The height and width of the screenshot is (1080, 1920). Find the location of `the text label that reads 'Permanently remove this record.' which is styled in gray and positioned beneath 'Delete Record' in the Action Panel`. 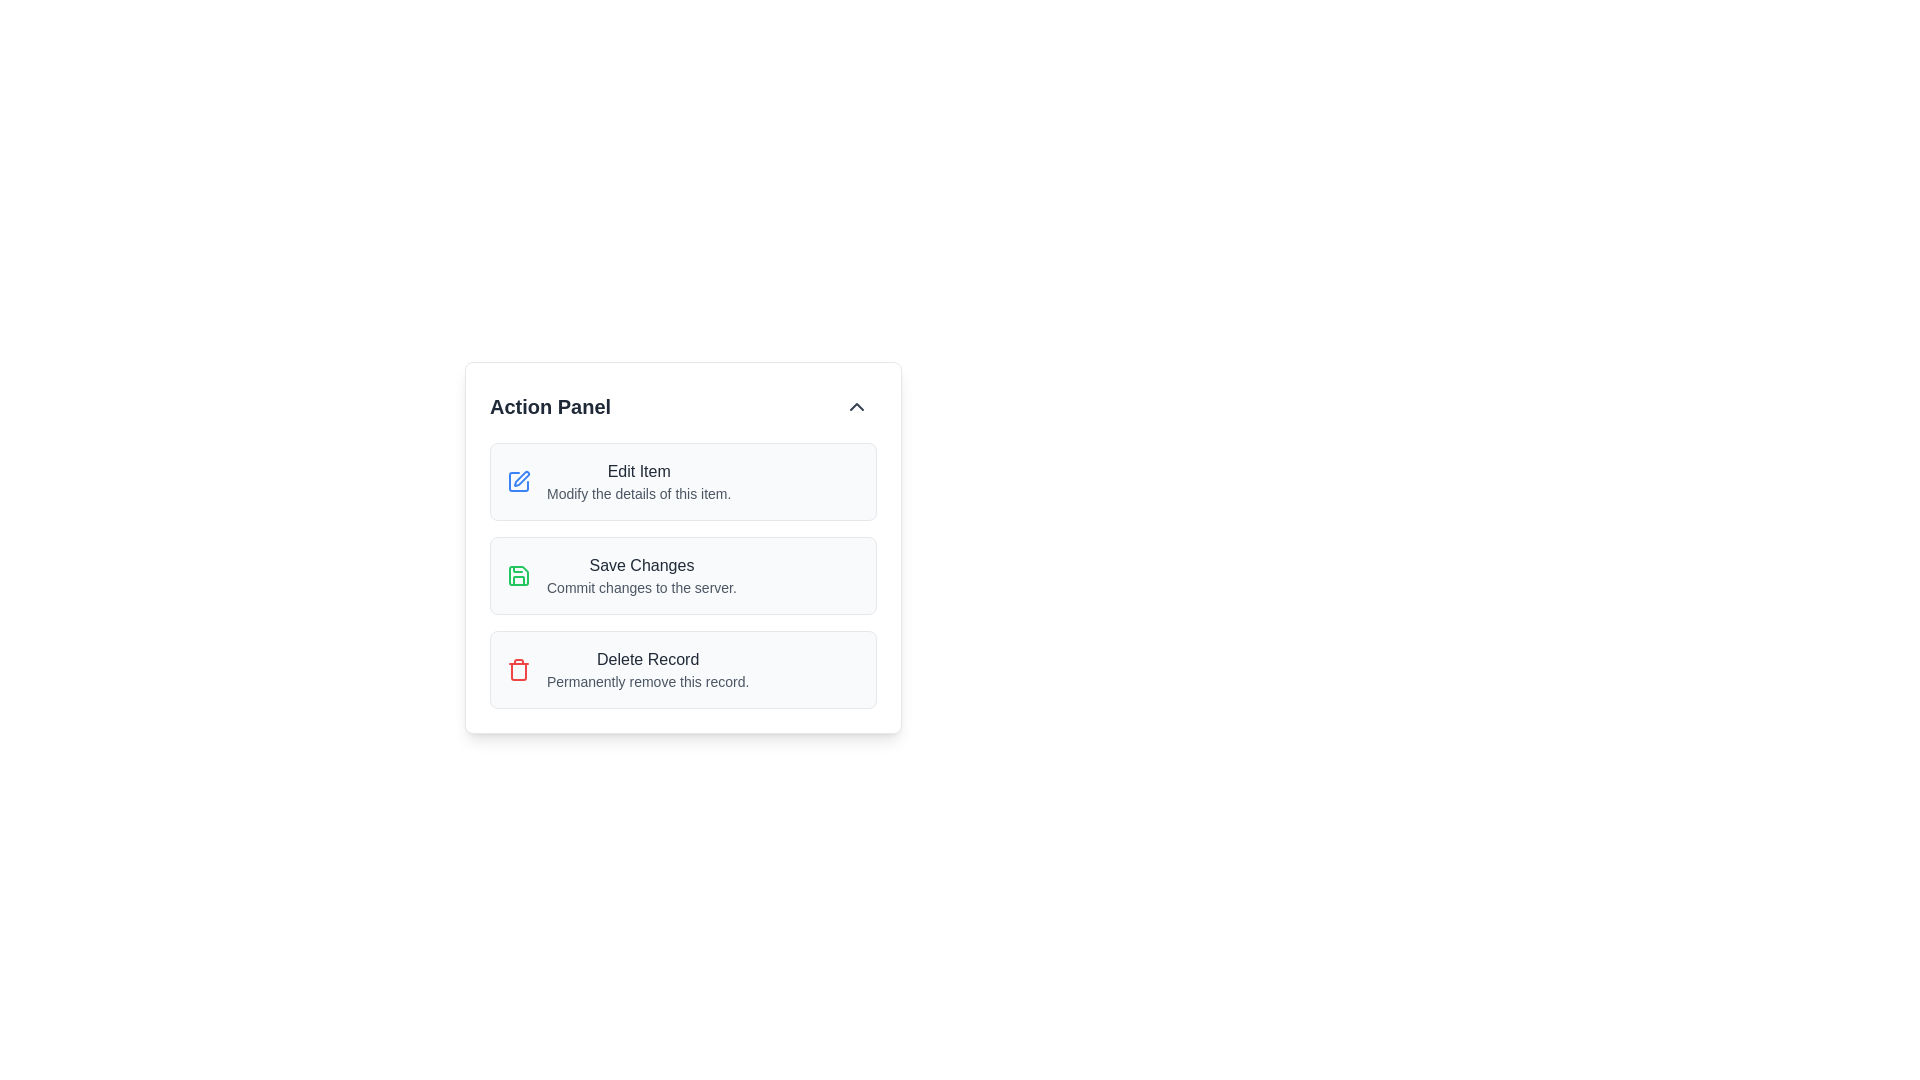

the text label that reads 'Permanently remove this record.' which is styled in gray and positioned beneath 'Delete Record' in the Action Panel is located at coordinates (648, 681).